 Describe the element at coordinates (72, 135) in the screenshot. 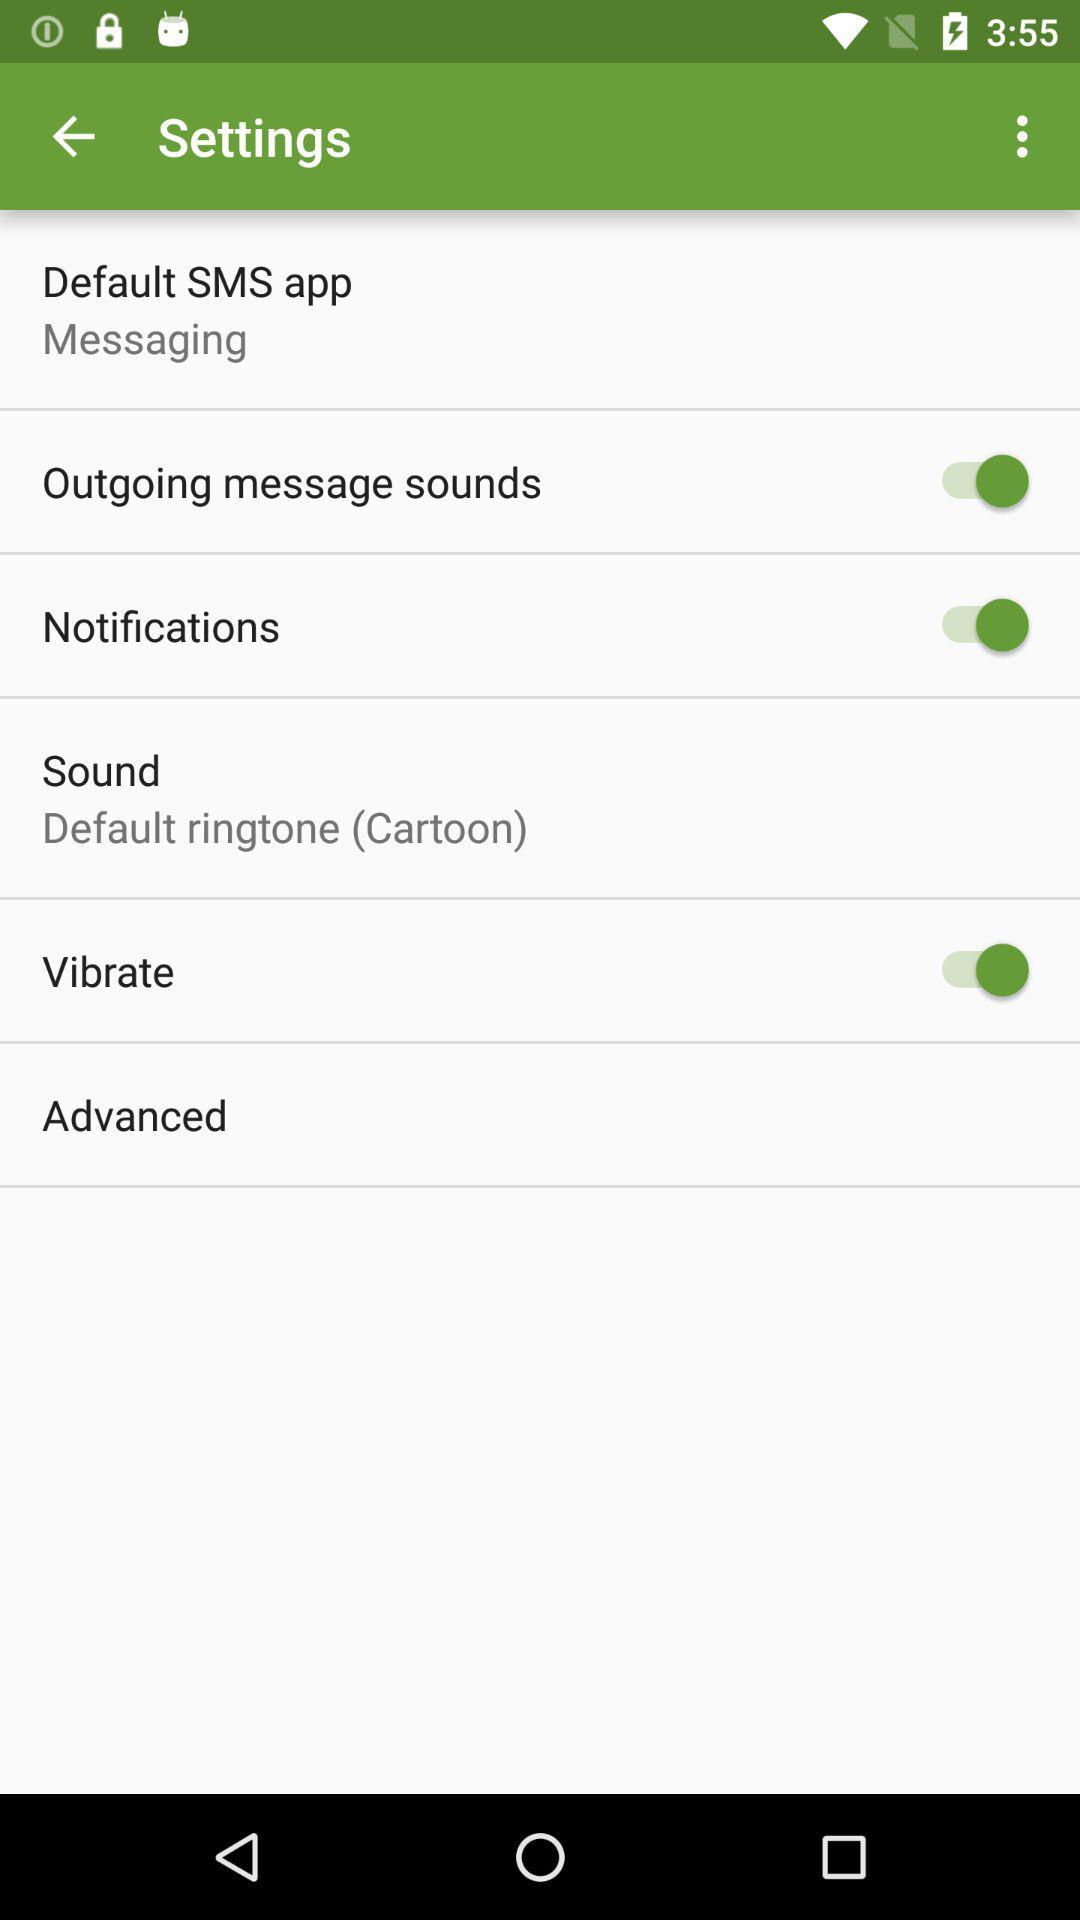

I see `the item to the left of settings app` at that location.